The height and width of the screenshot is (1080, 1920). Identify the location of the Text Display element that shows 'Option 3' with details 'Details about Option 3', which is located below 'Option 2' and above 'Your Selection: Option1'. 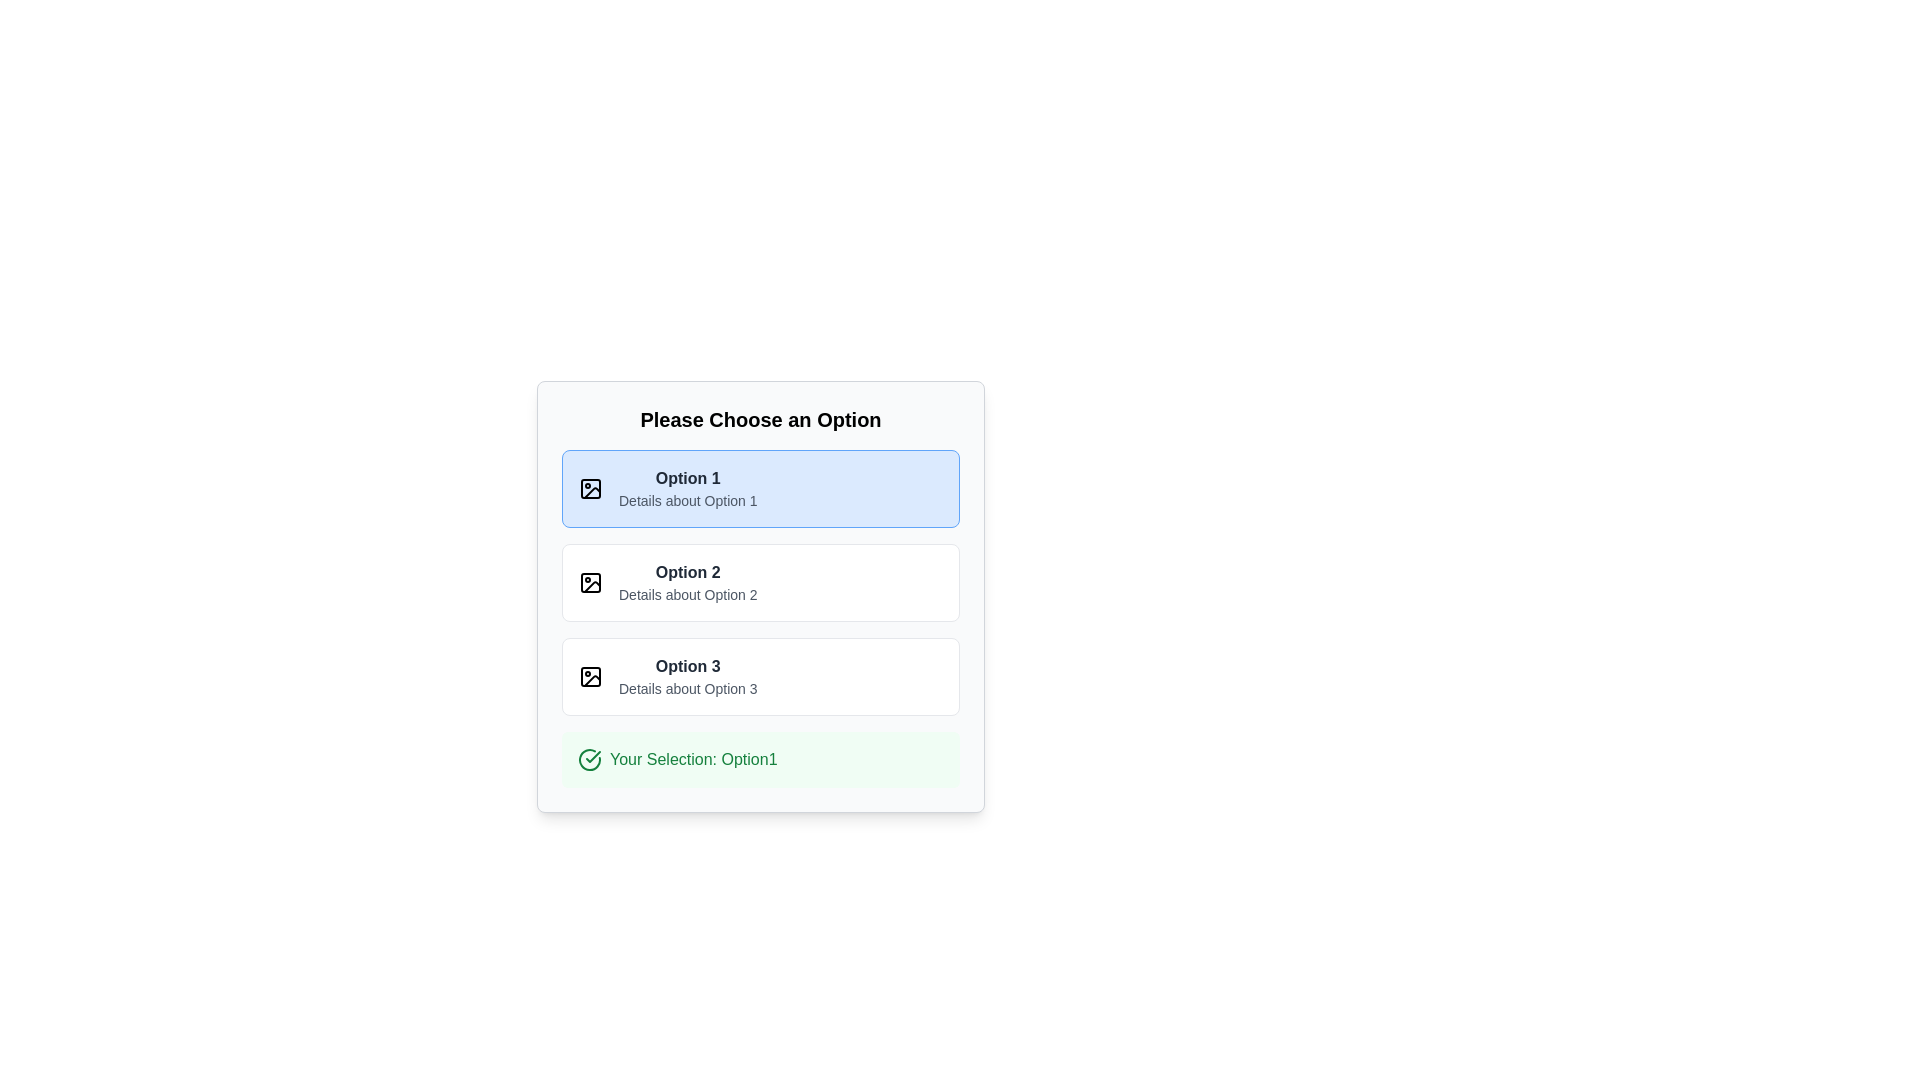
(688, 676).